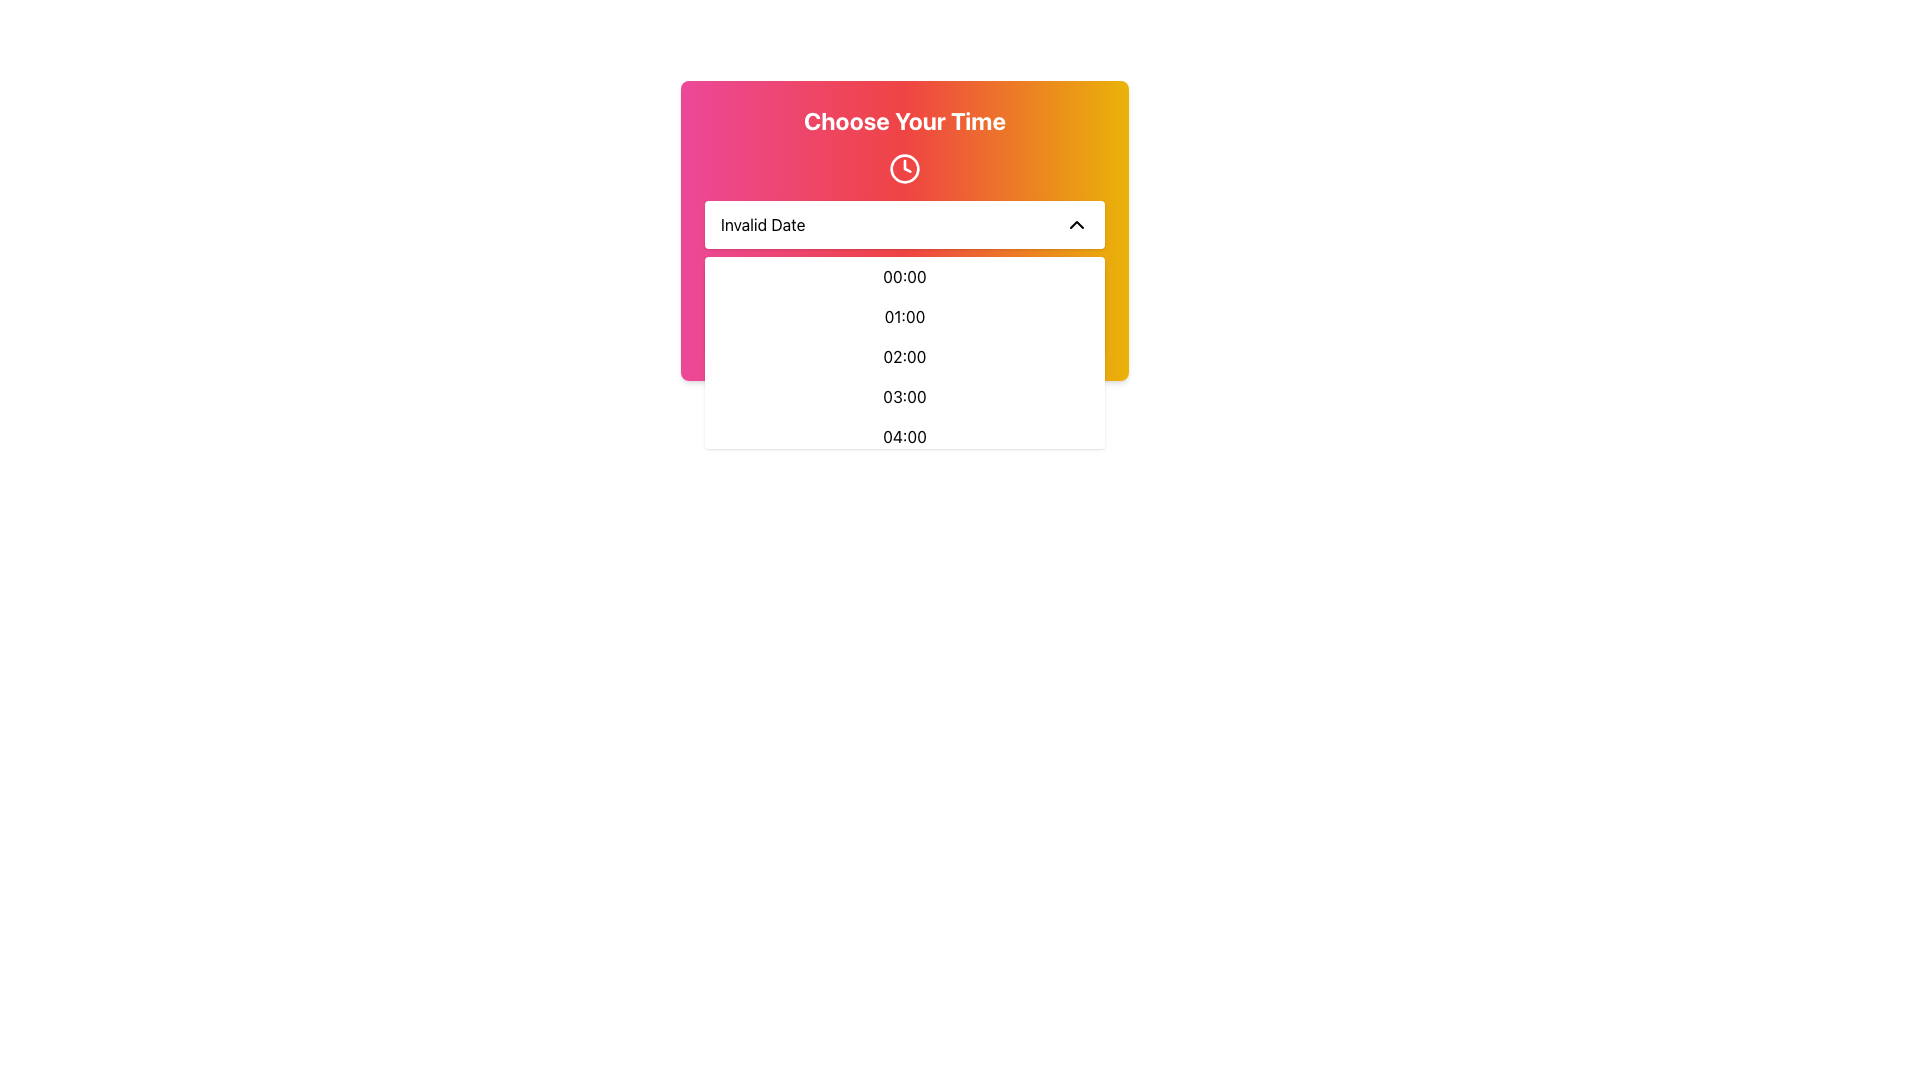 This screenshot has width=1920, height=1080. I want to click on the dropdown menu trigger labeled 'Invalid Date', so click(904, 224).